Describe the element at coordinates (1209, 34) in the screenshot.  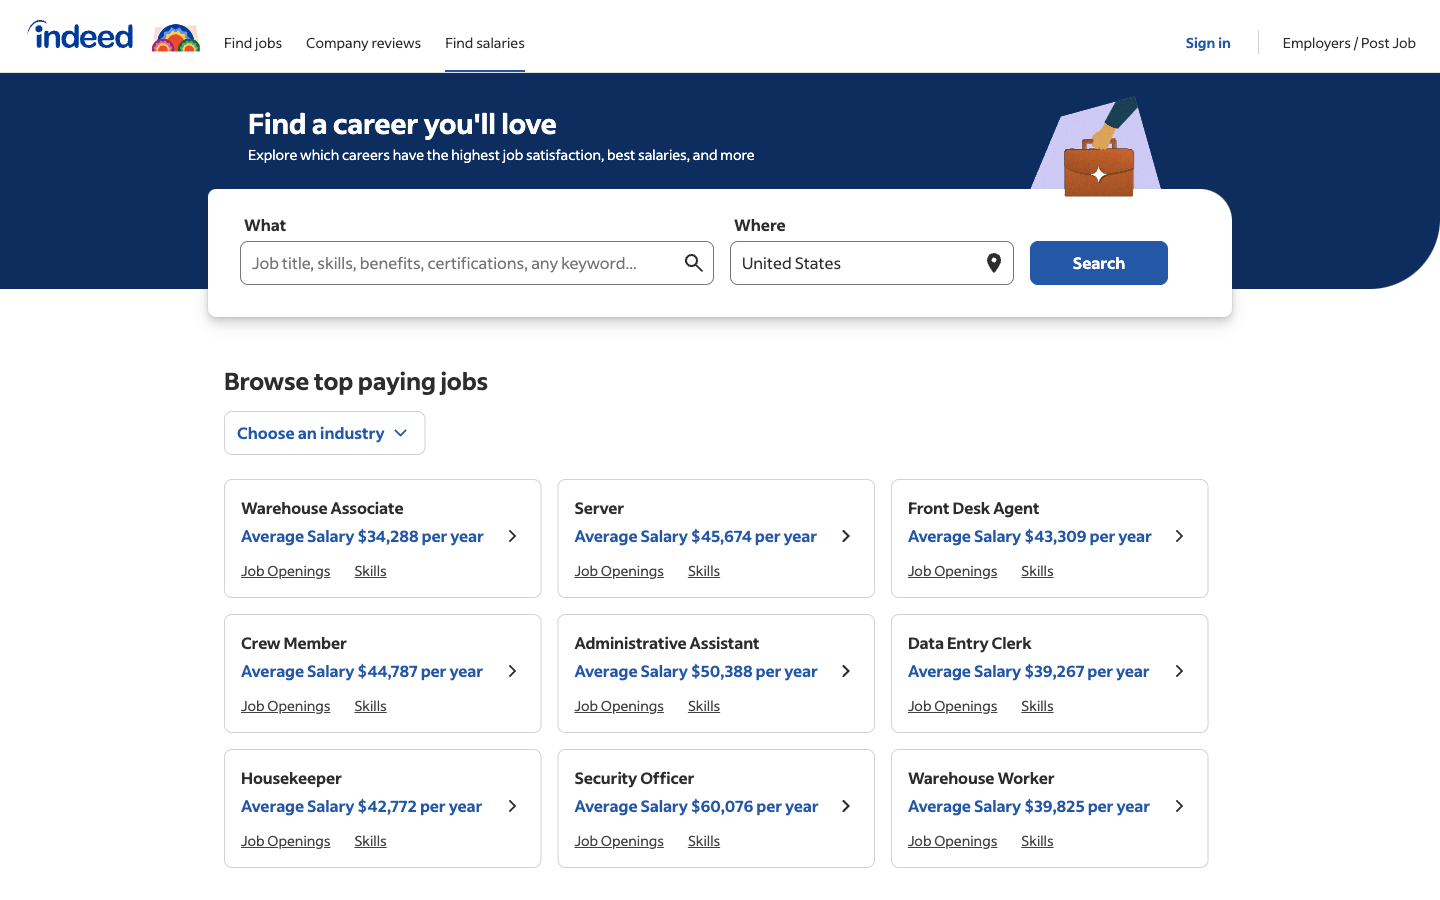
I see `Go to the Sign In page` at that location.